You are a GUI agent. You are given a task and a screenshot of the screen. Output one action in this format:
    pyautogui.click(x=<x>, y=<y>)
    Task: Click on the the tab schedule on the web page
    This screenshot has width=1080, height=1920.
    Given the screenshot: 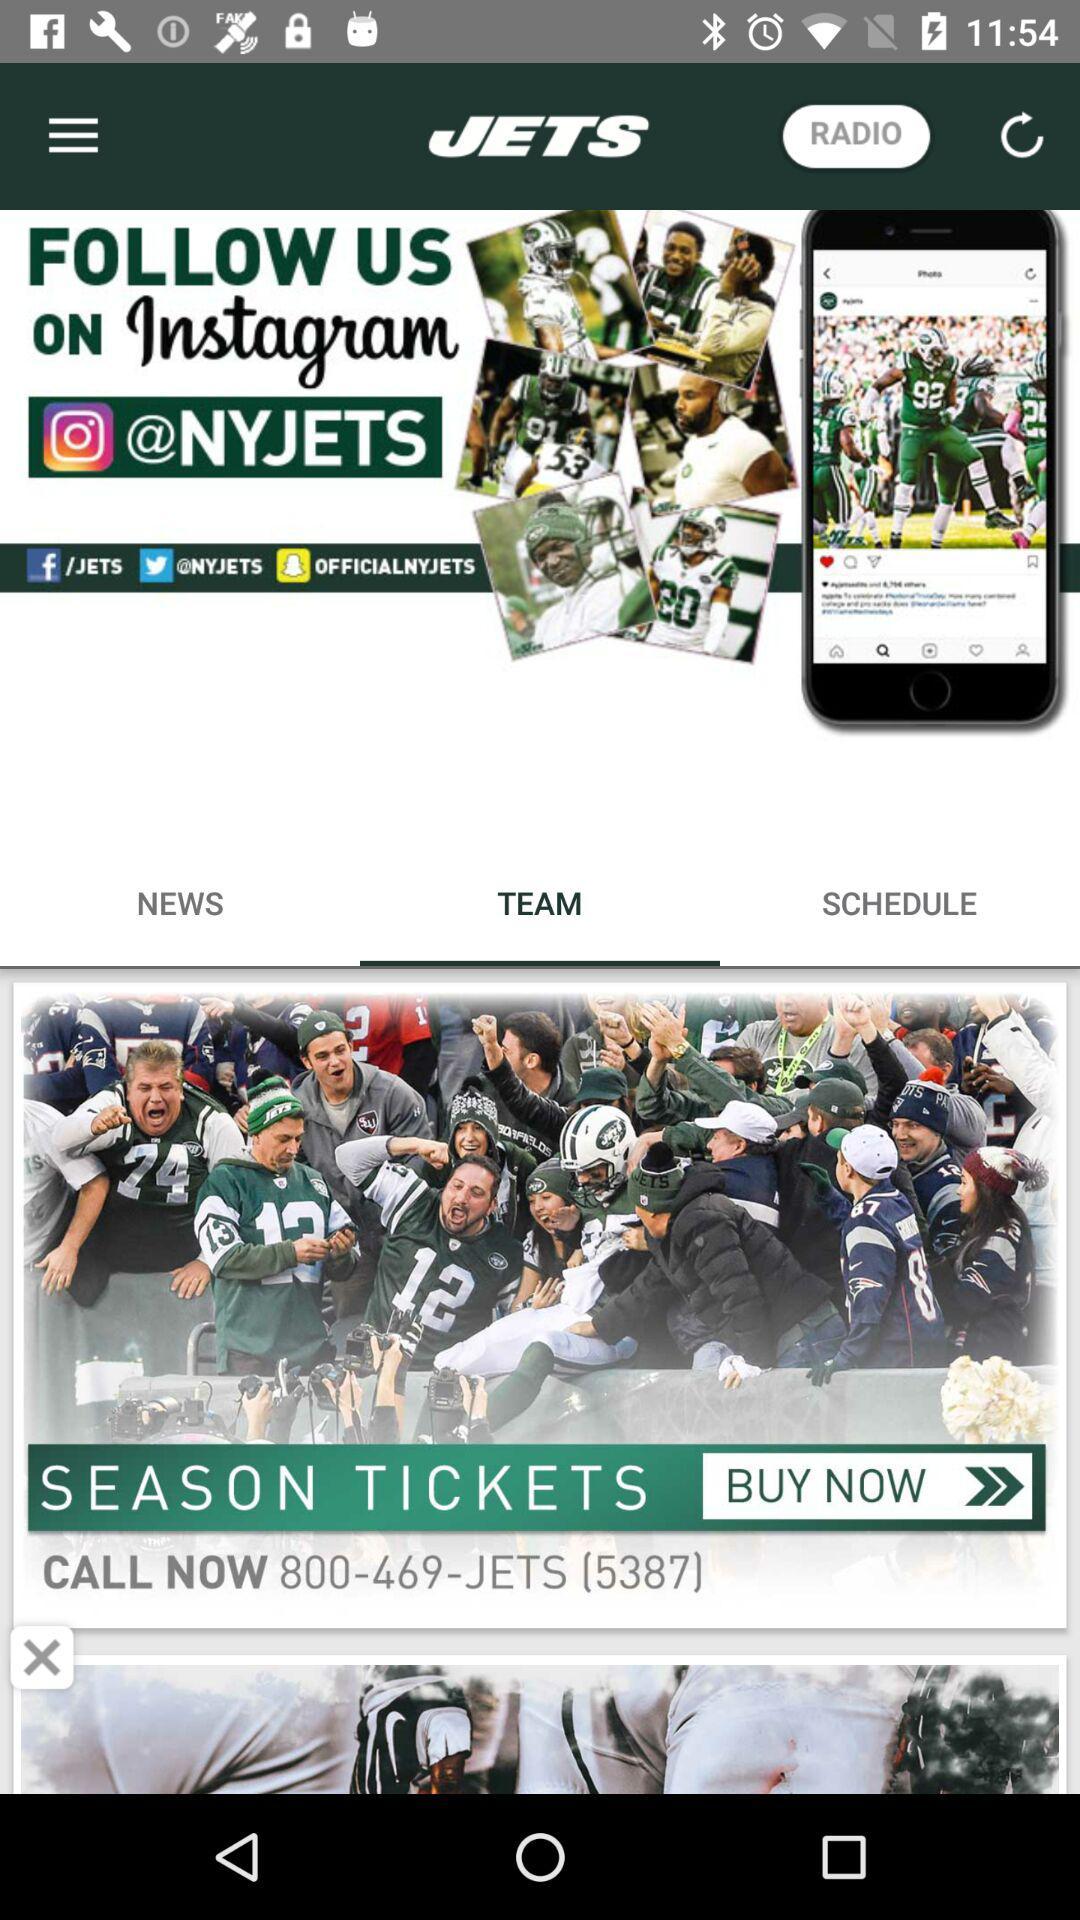 What is the action you would take?
    pyautogui.click(x=898, y=901)
    